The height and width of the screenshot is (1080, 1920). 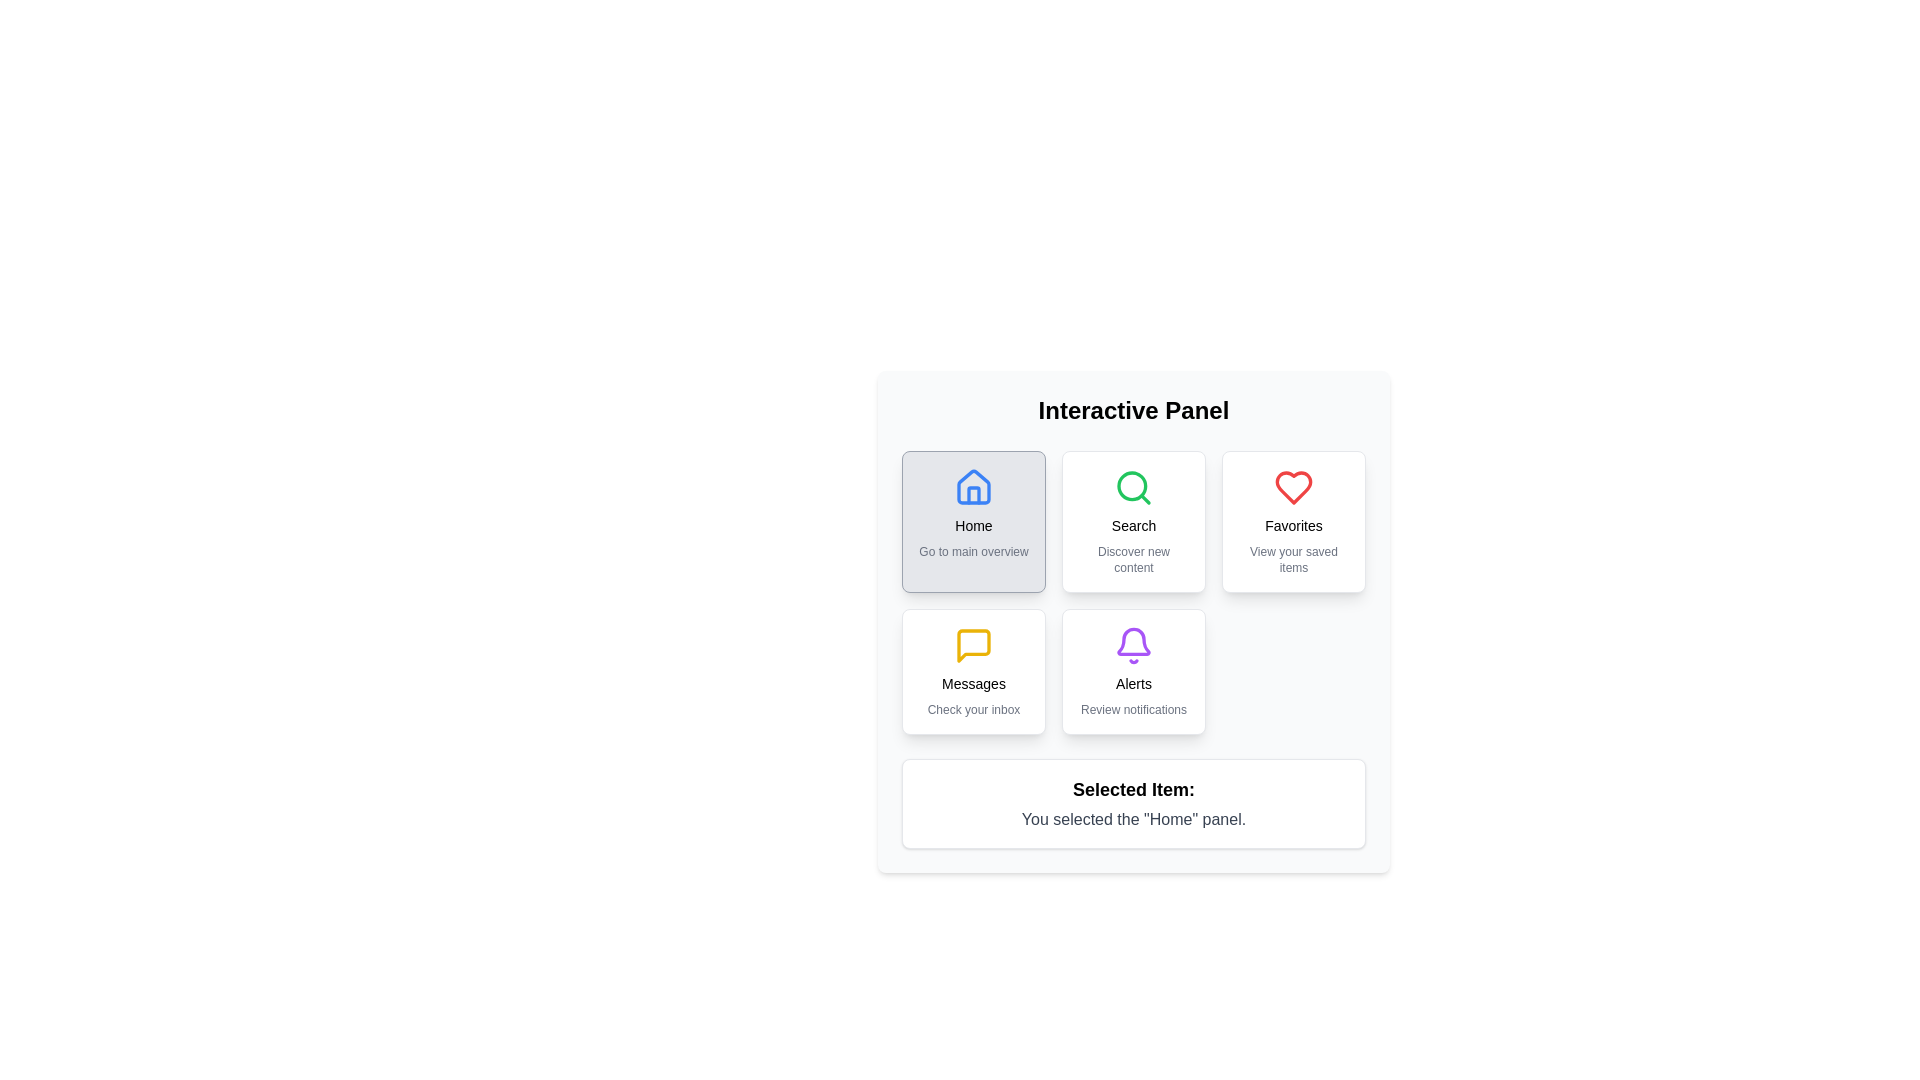 What do you see at coordinates (1133, 645) in the screenshot?
I see `the purple bell icon within the 'Alerts' card located in the bottom-right section of the Interactive Panel` at bounding box center [1133, 645].